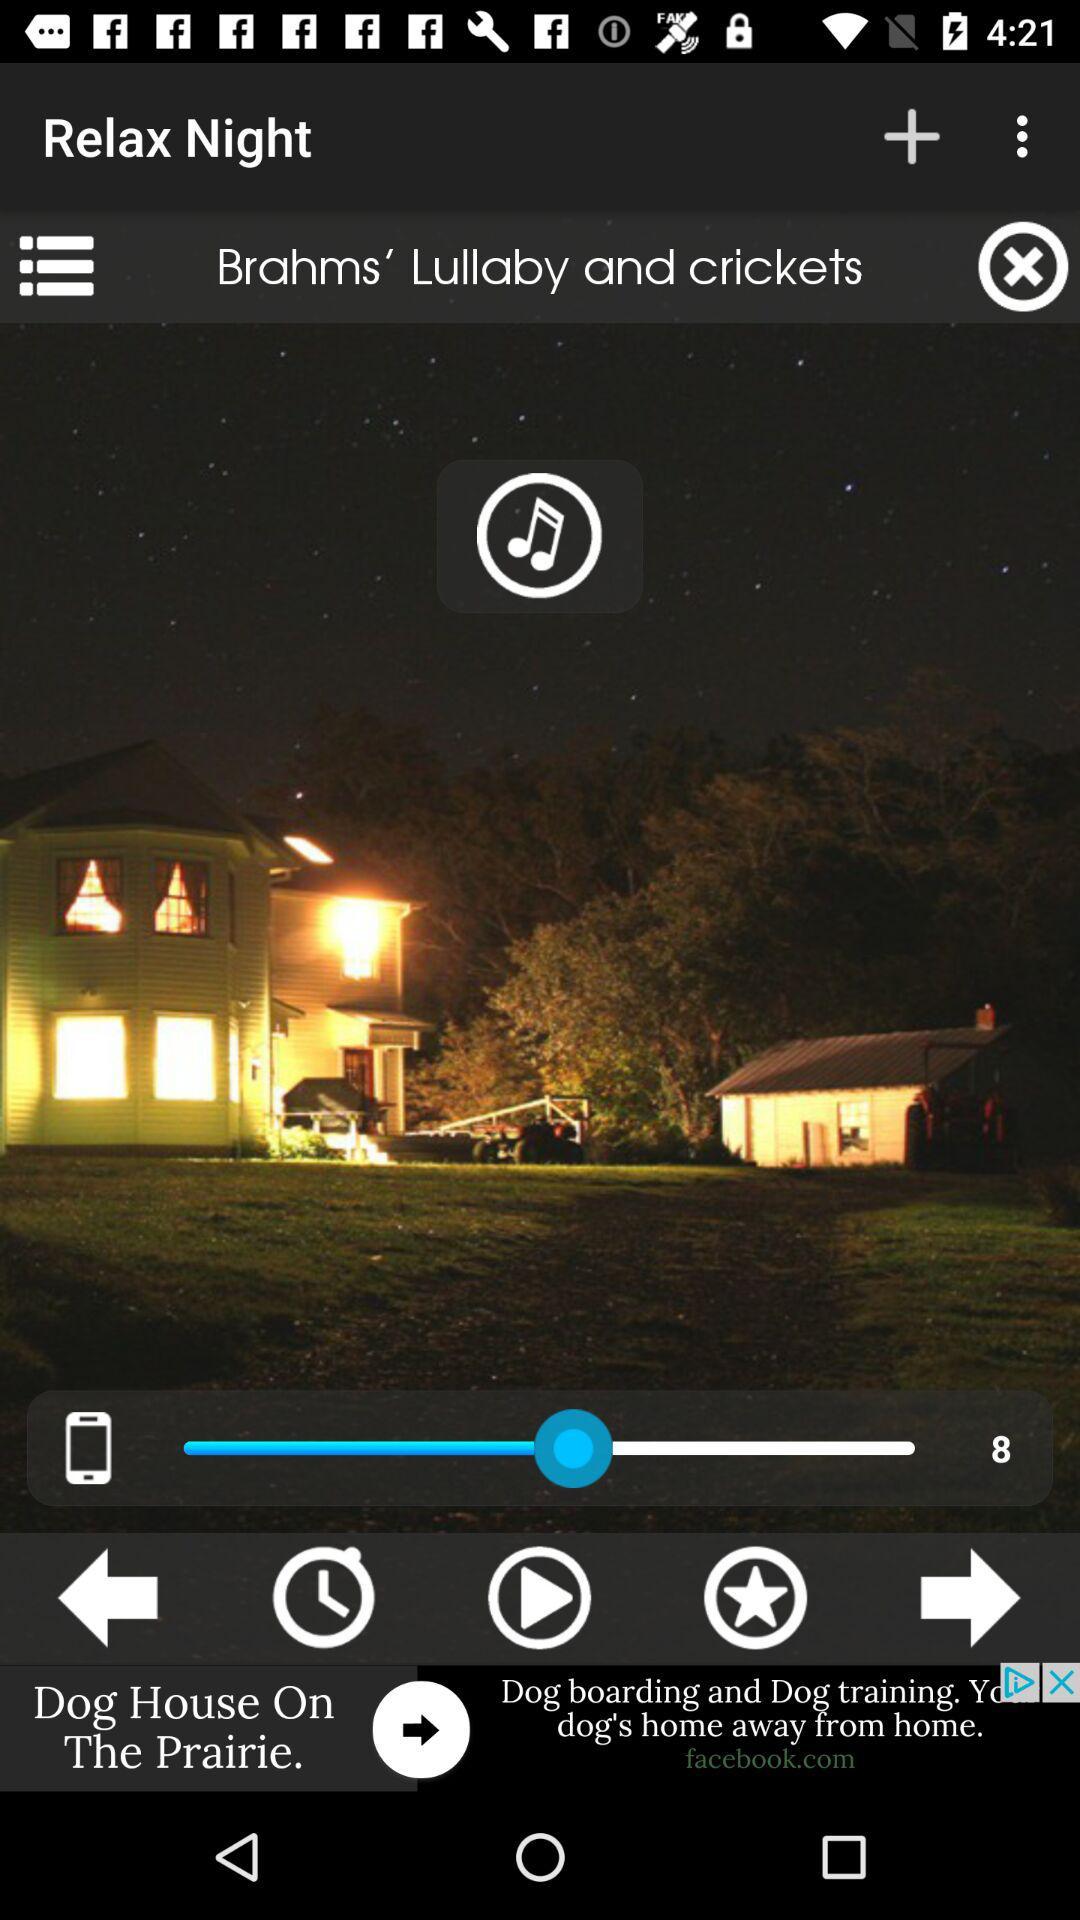  I want to click on the cellphone image, so click(87, 1448).